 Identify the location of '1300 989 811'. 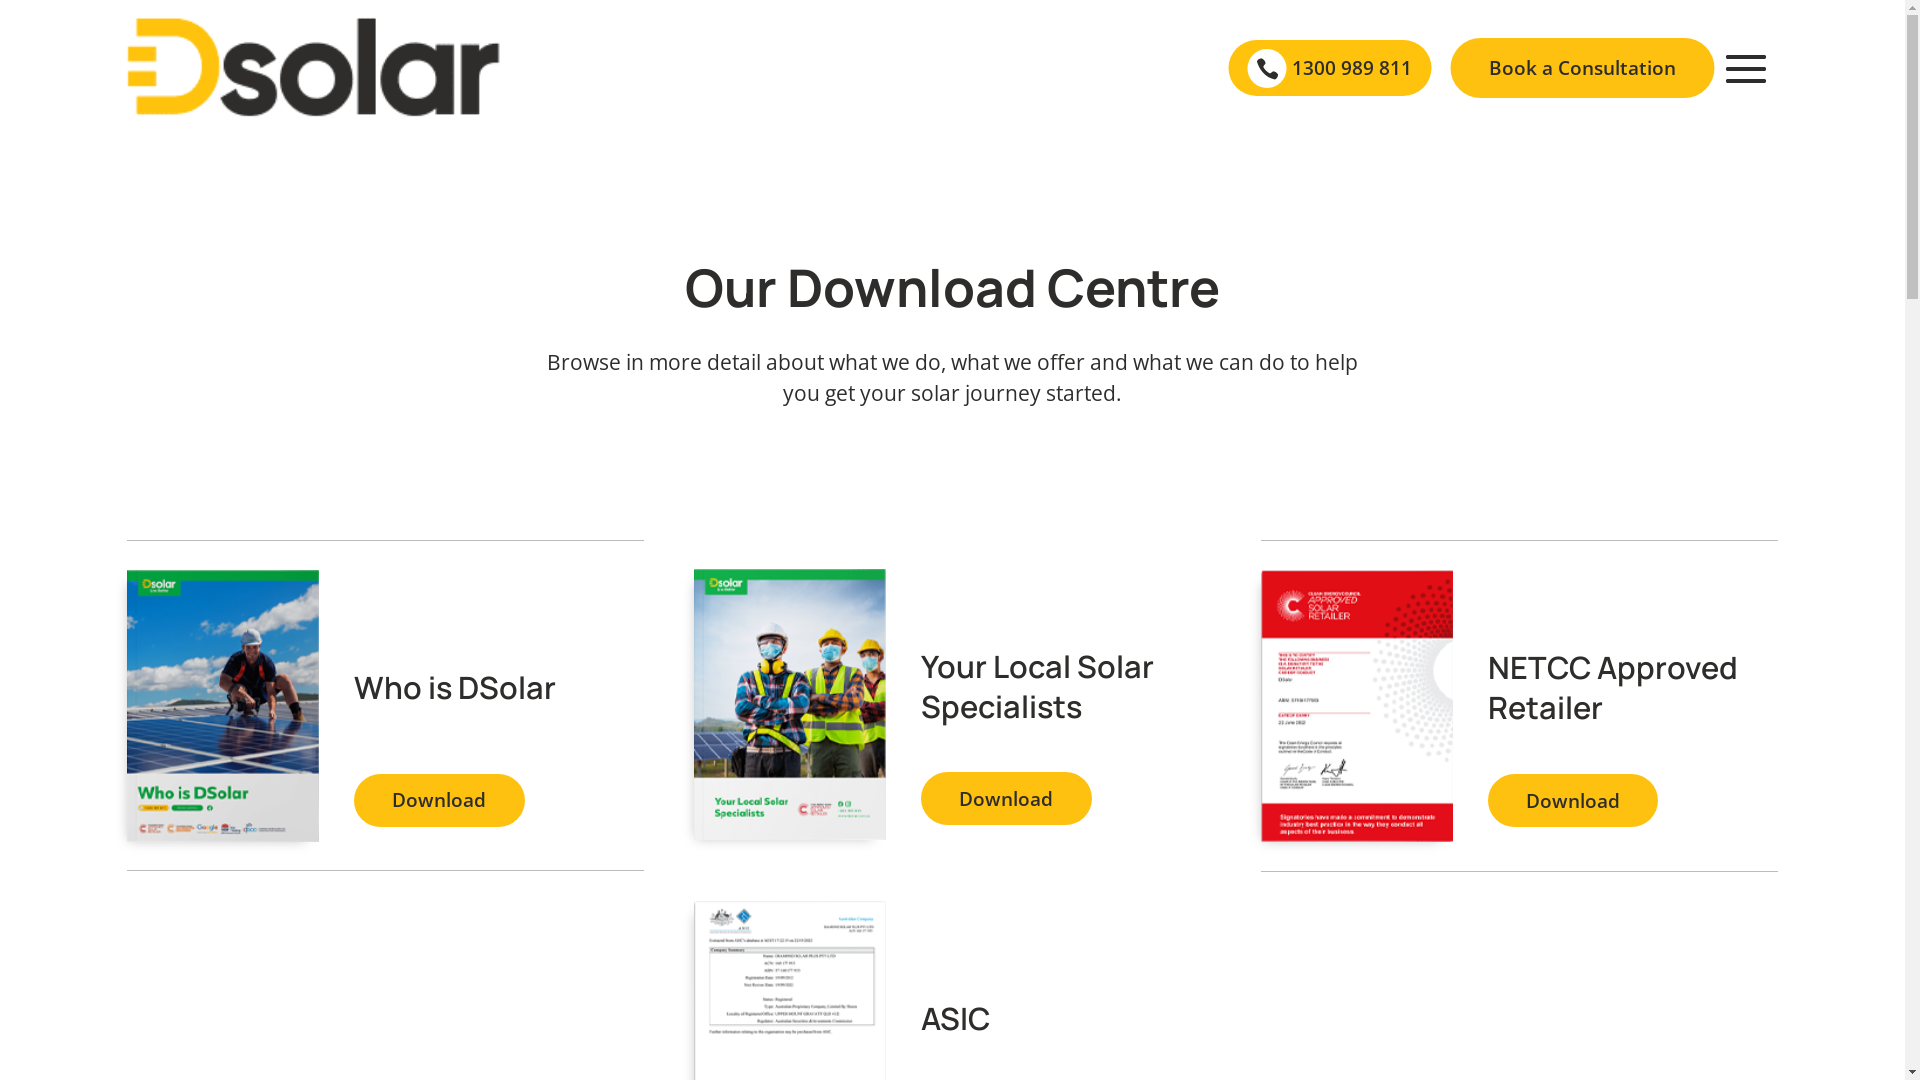
(1352, 66).